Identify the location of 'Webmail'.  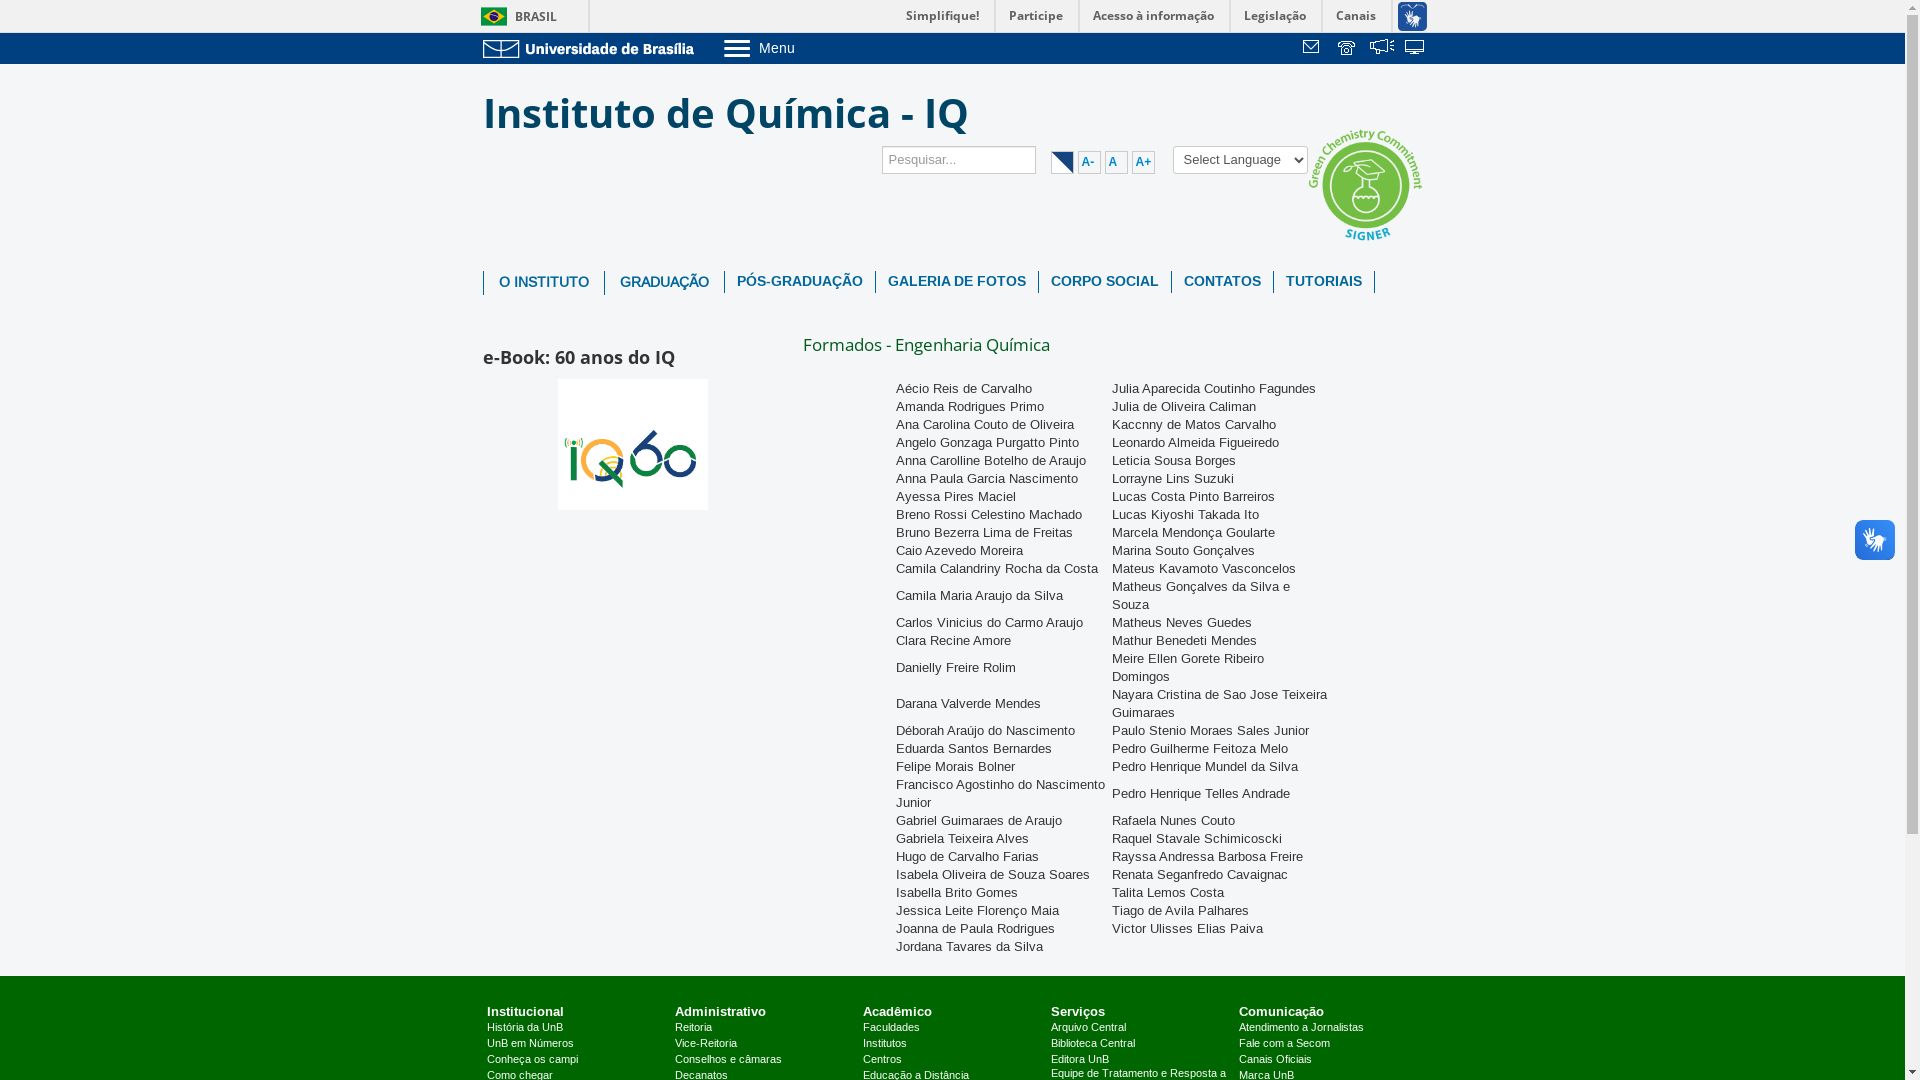
(1314, 48).